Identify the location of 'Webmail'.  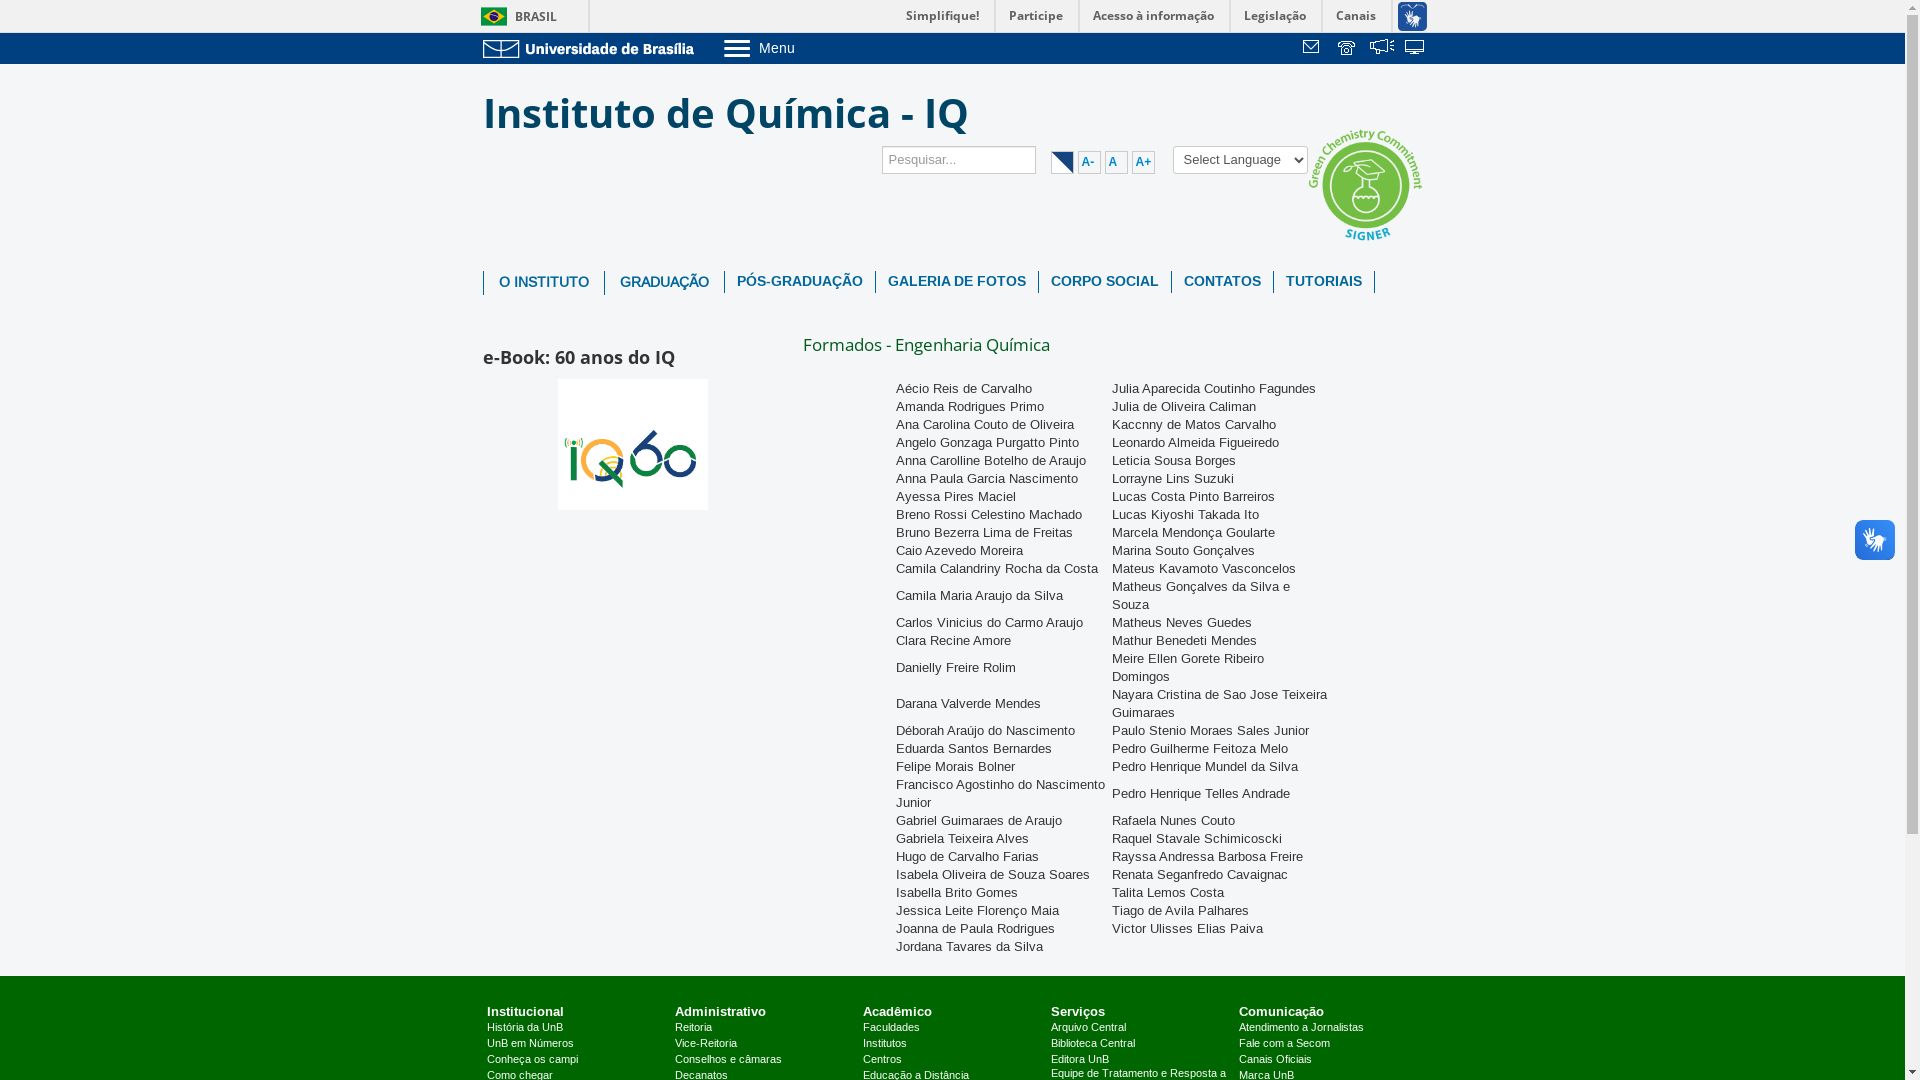
(1314, 48).